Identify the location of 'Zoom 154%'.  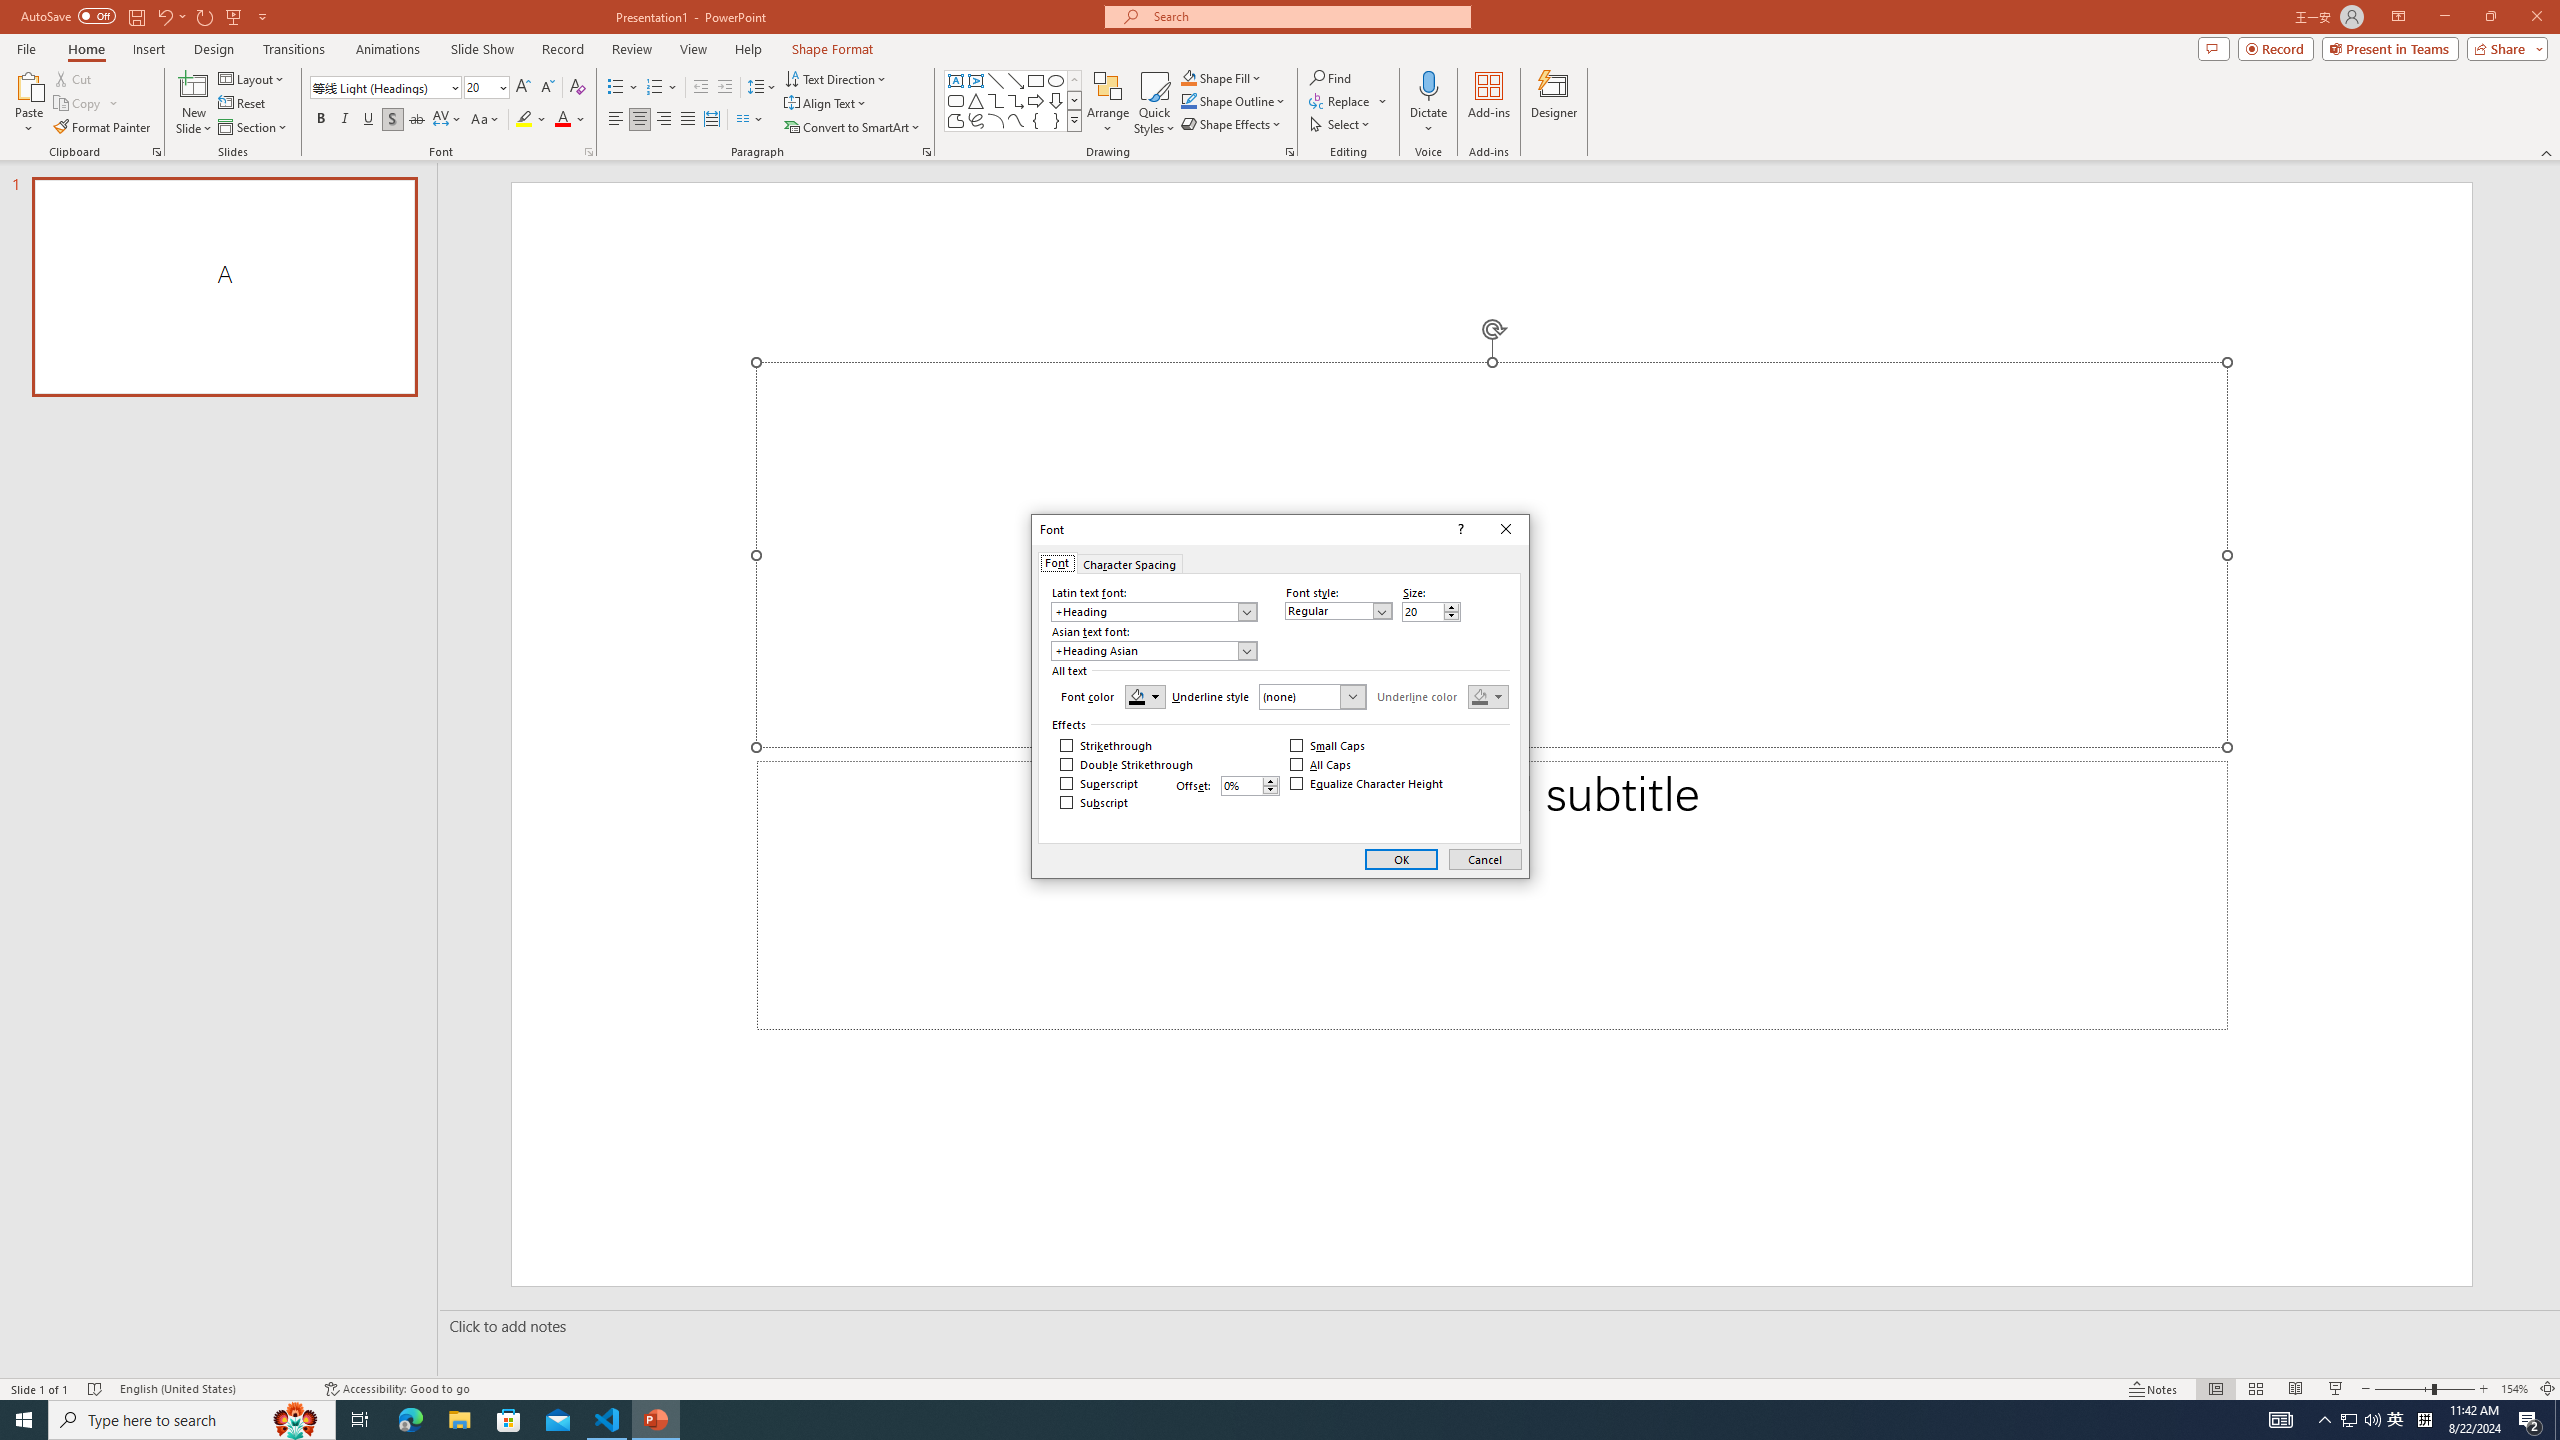
(2515, 1389).